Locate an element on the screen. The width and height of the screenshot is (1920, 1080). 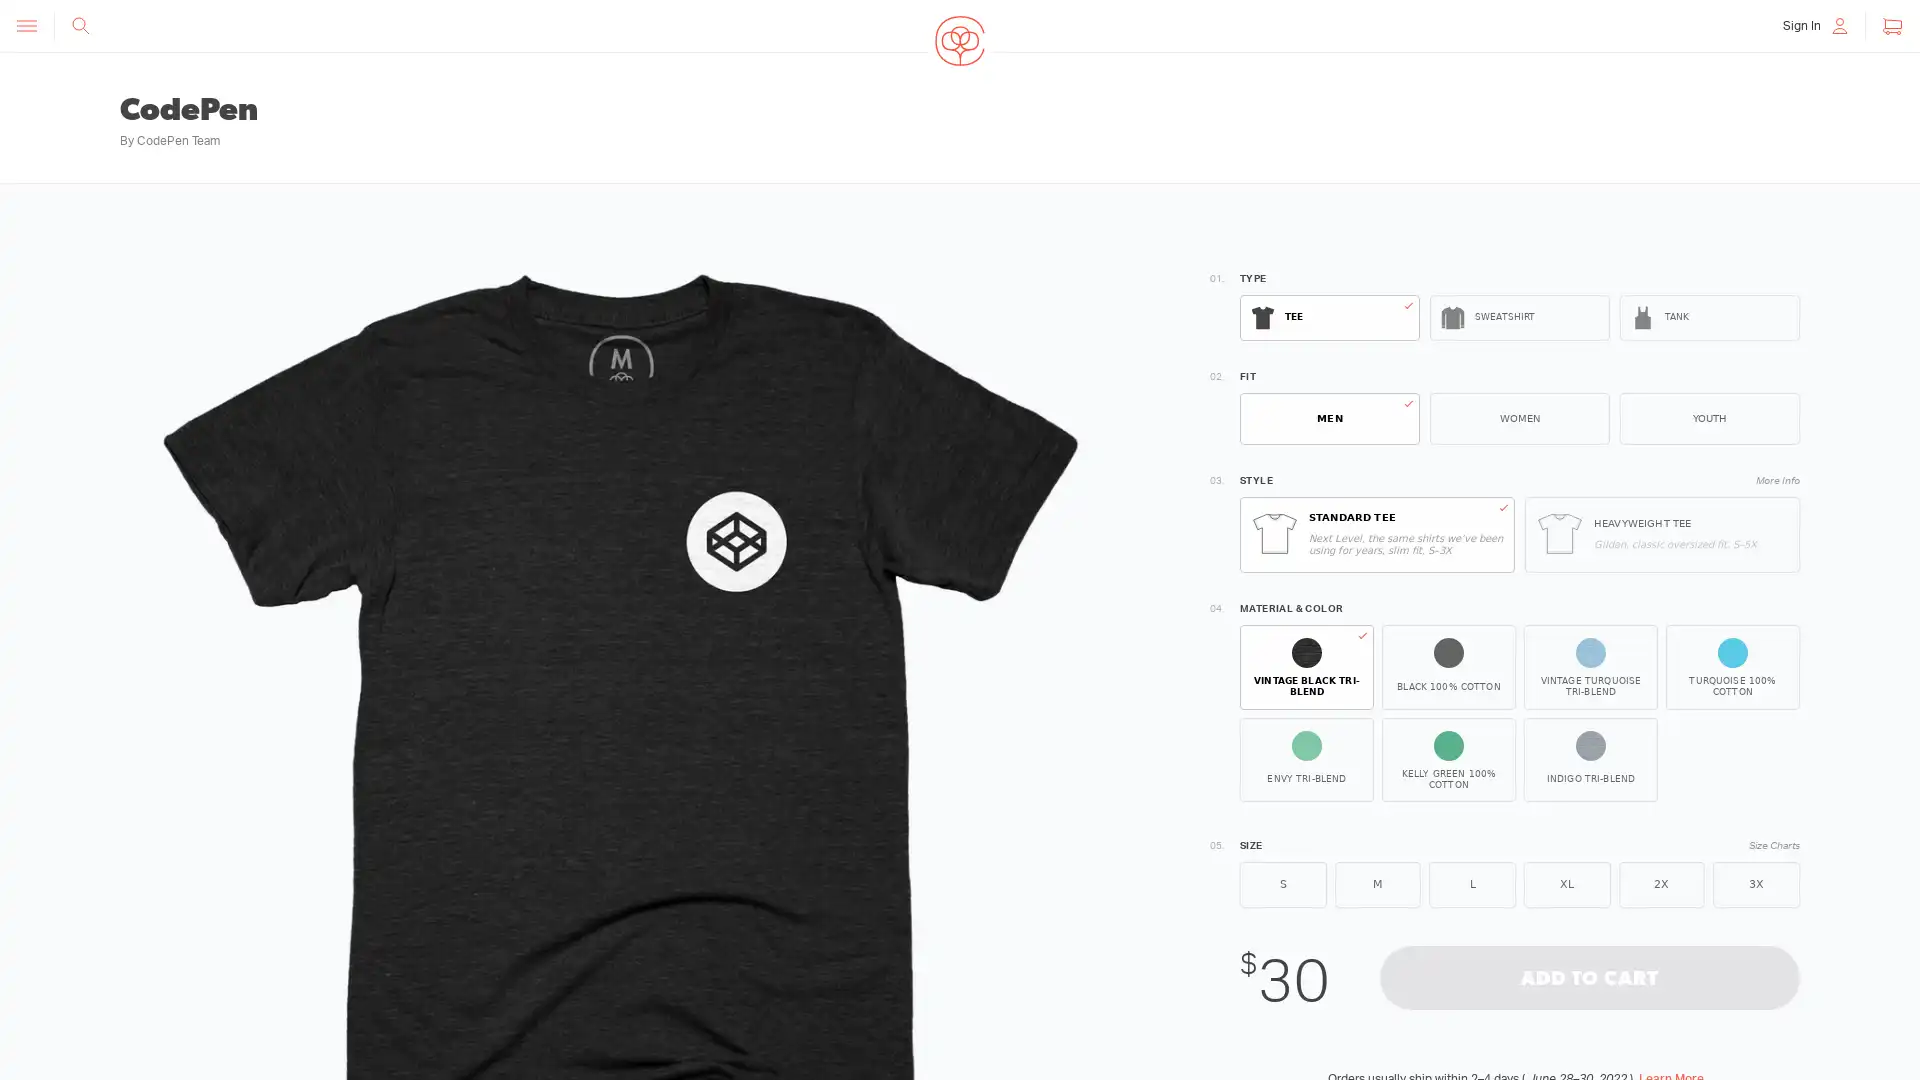
YOUTH is located at coordinates (1708, 418).